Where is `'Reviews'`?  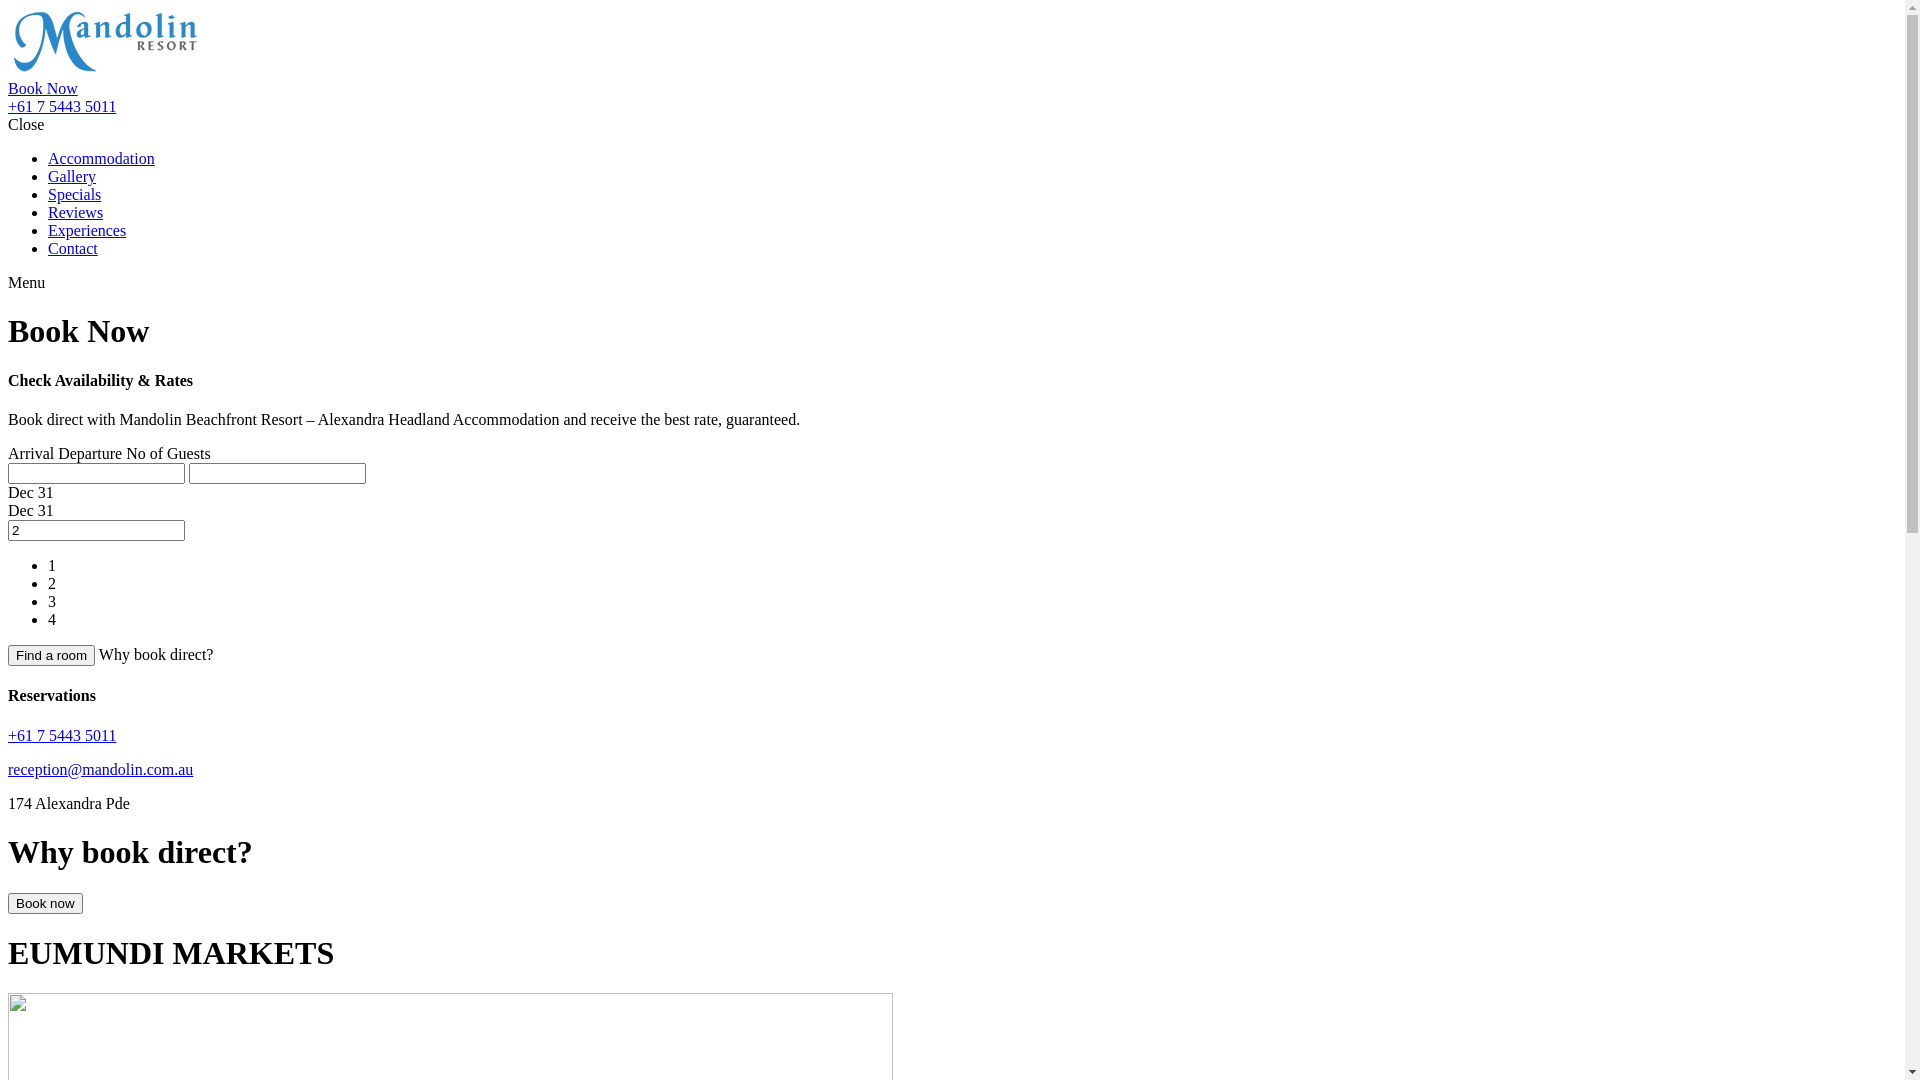
'Reviews' is located at coordinates (75, 212).